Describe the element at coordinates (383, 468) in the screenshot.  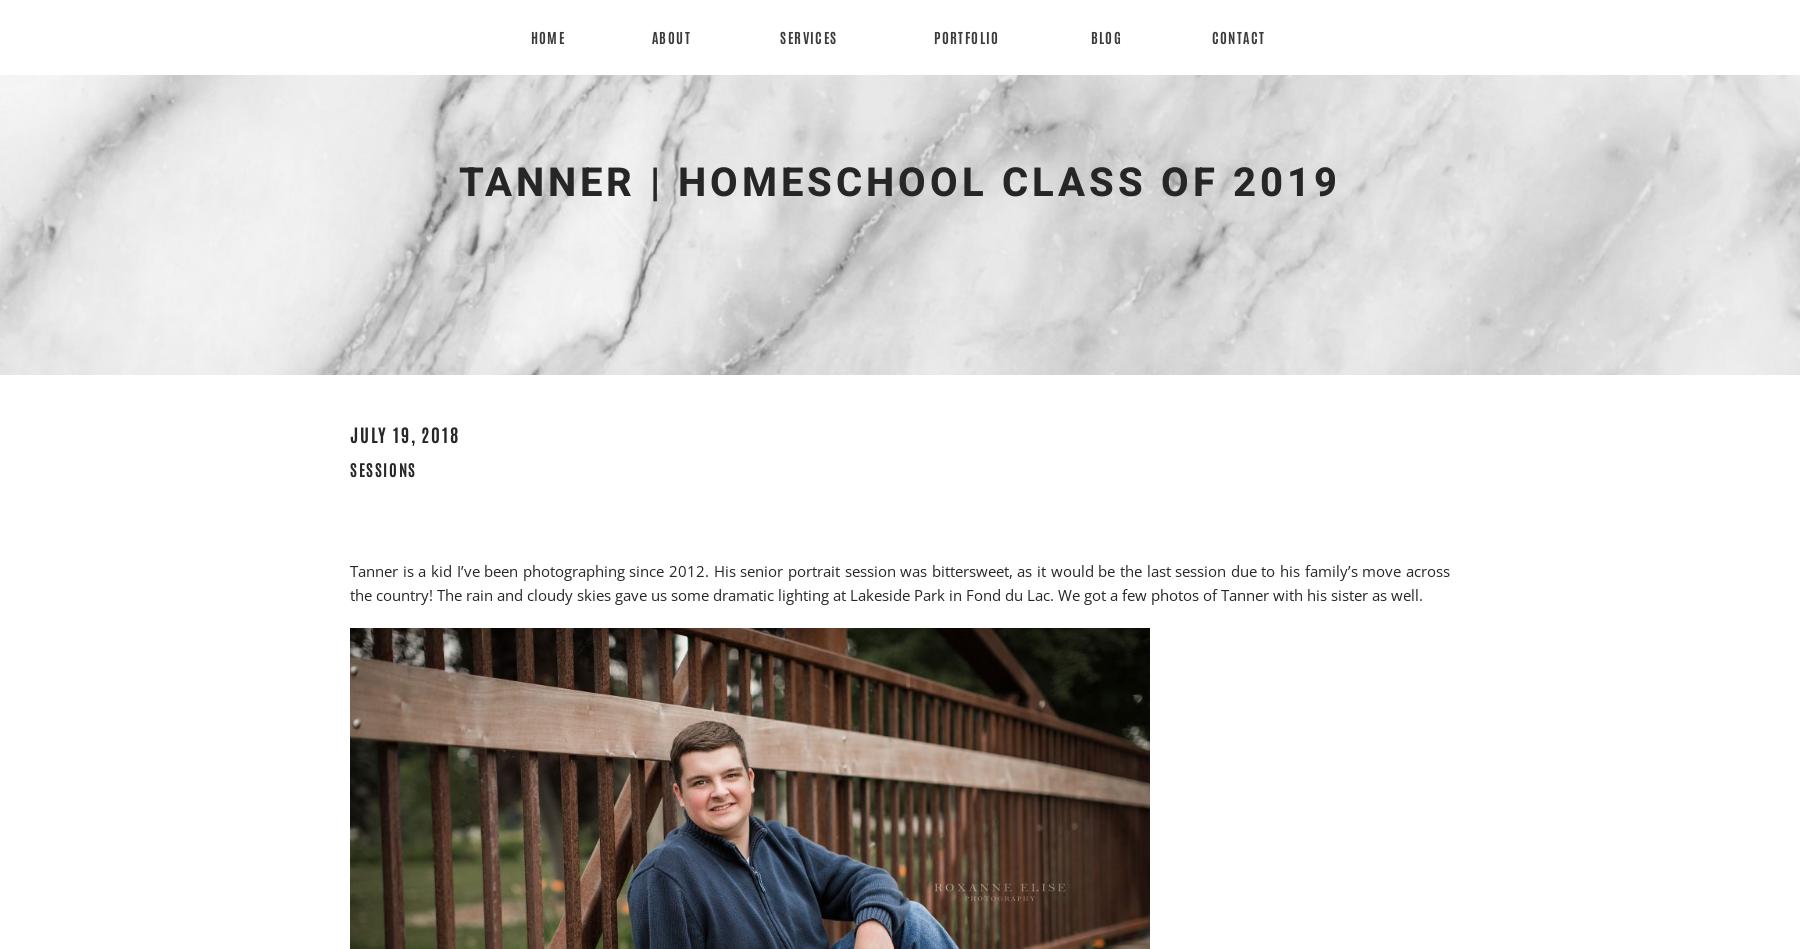
I see `'Sessions'` at that location.